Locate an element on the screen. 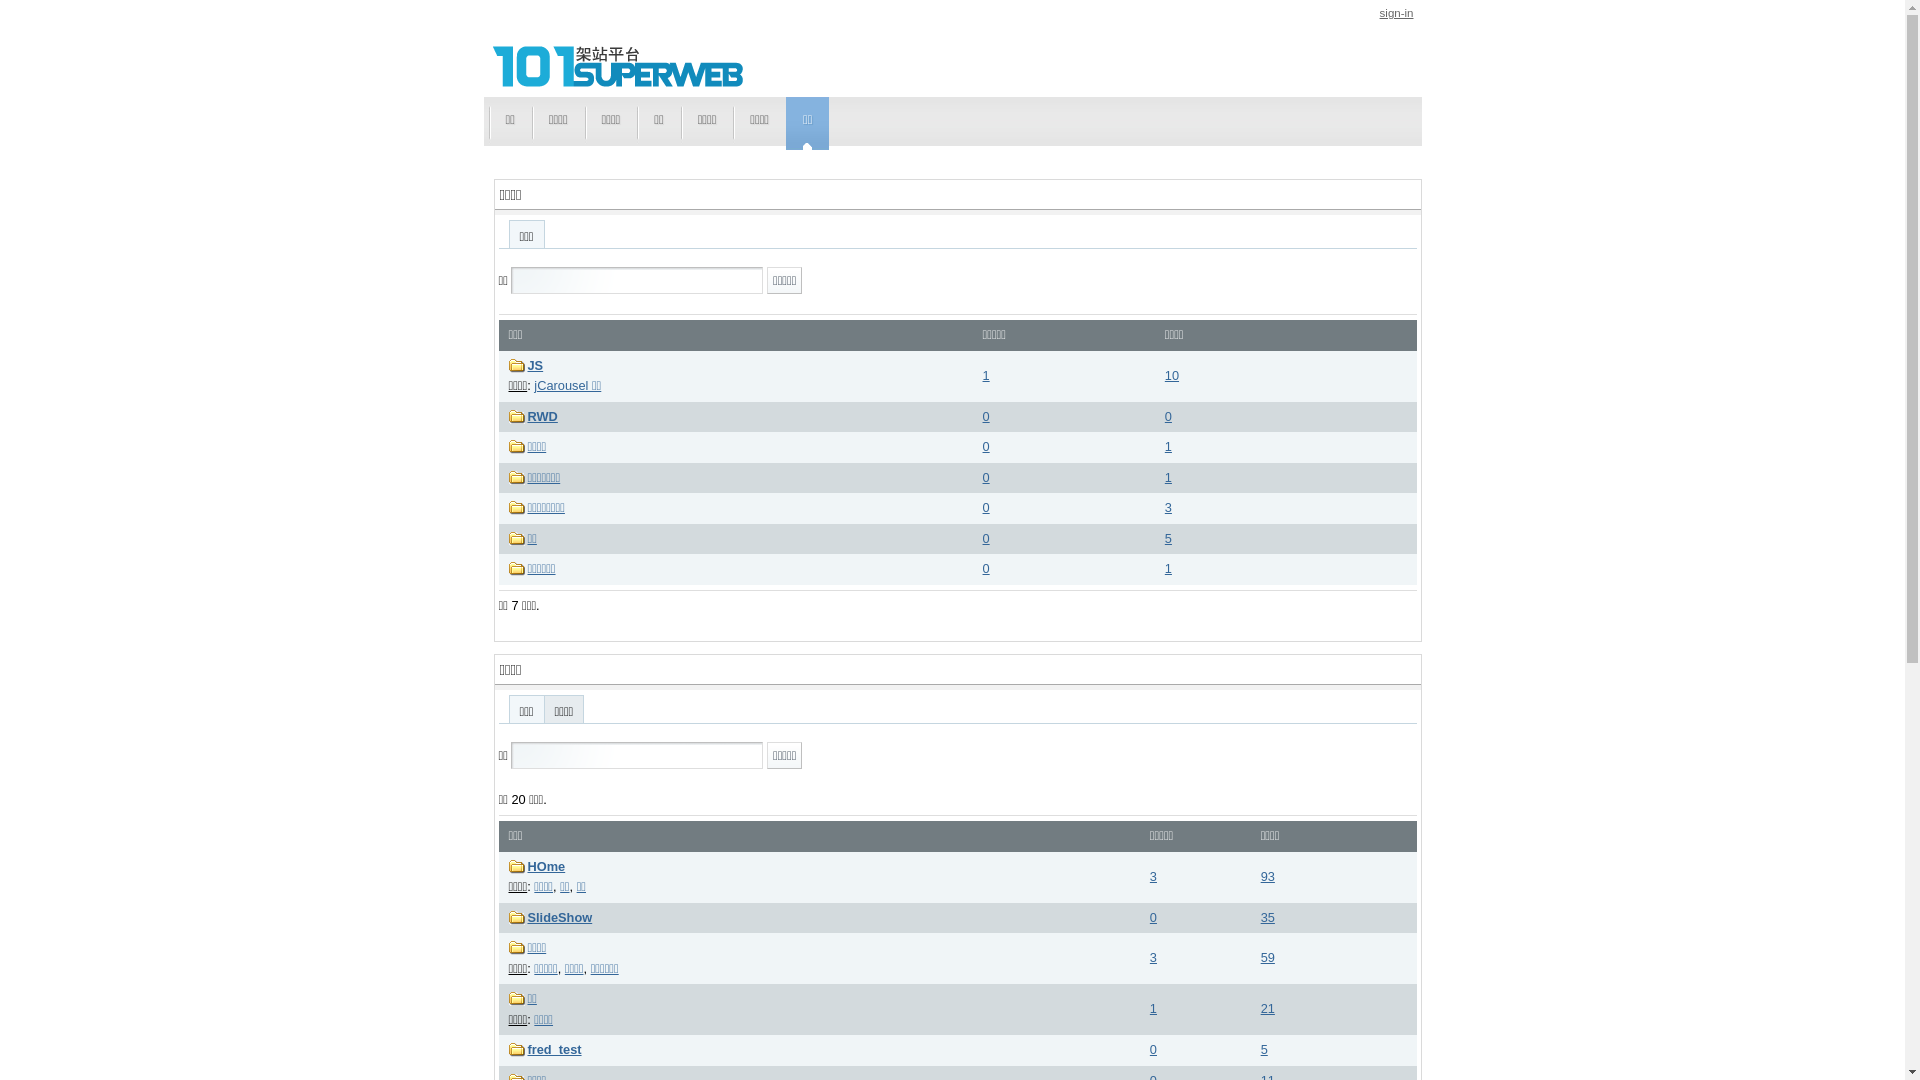 This screenshot has width=1920, height=1080. '0' is located at coordinates (986, 568).